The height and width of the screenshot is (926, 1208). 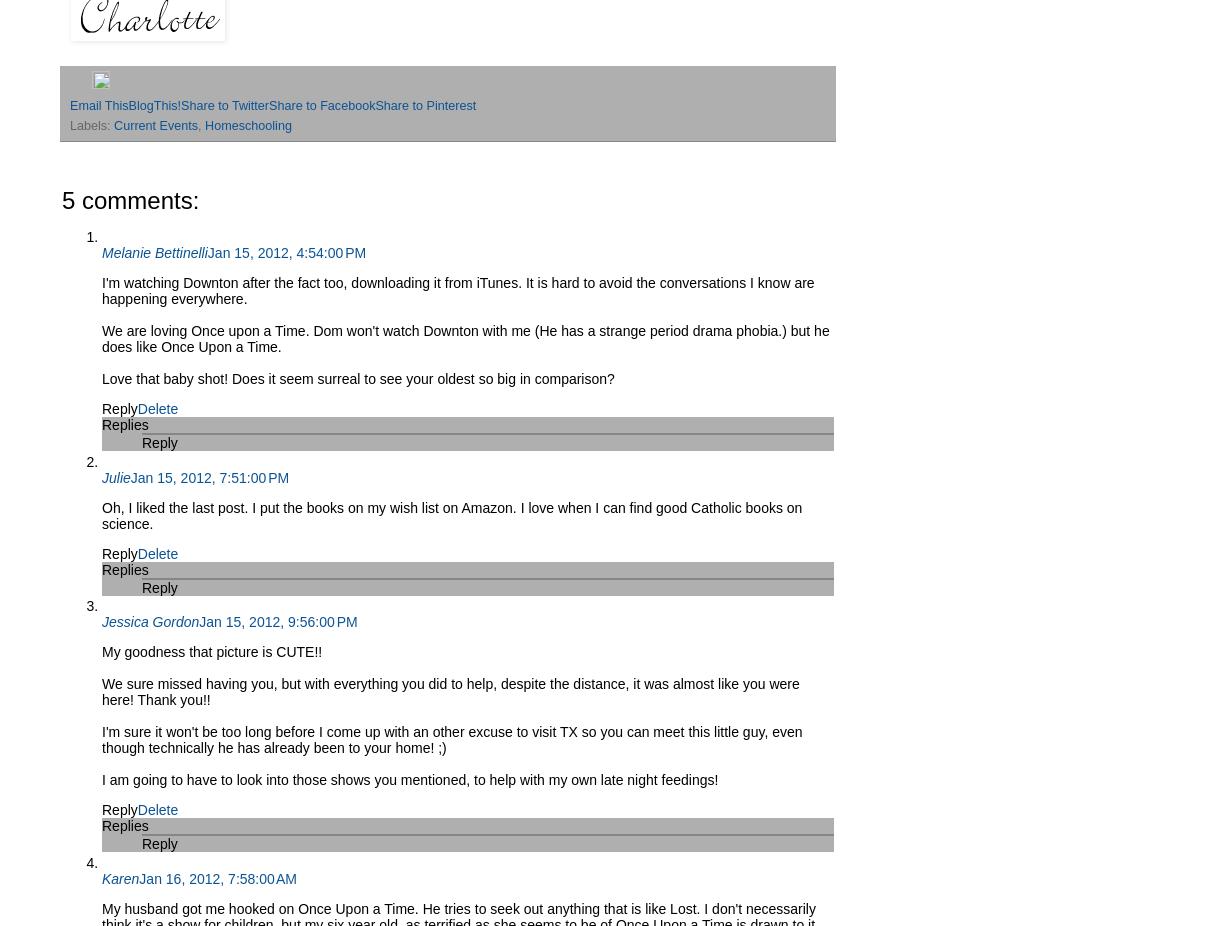 What do you see at coordinates (408, 779) in the screenshot?
I see `'I am going to have to look into those shows you mentioned, to help with my own late night feedings!'` at bounding box center [408, 779].